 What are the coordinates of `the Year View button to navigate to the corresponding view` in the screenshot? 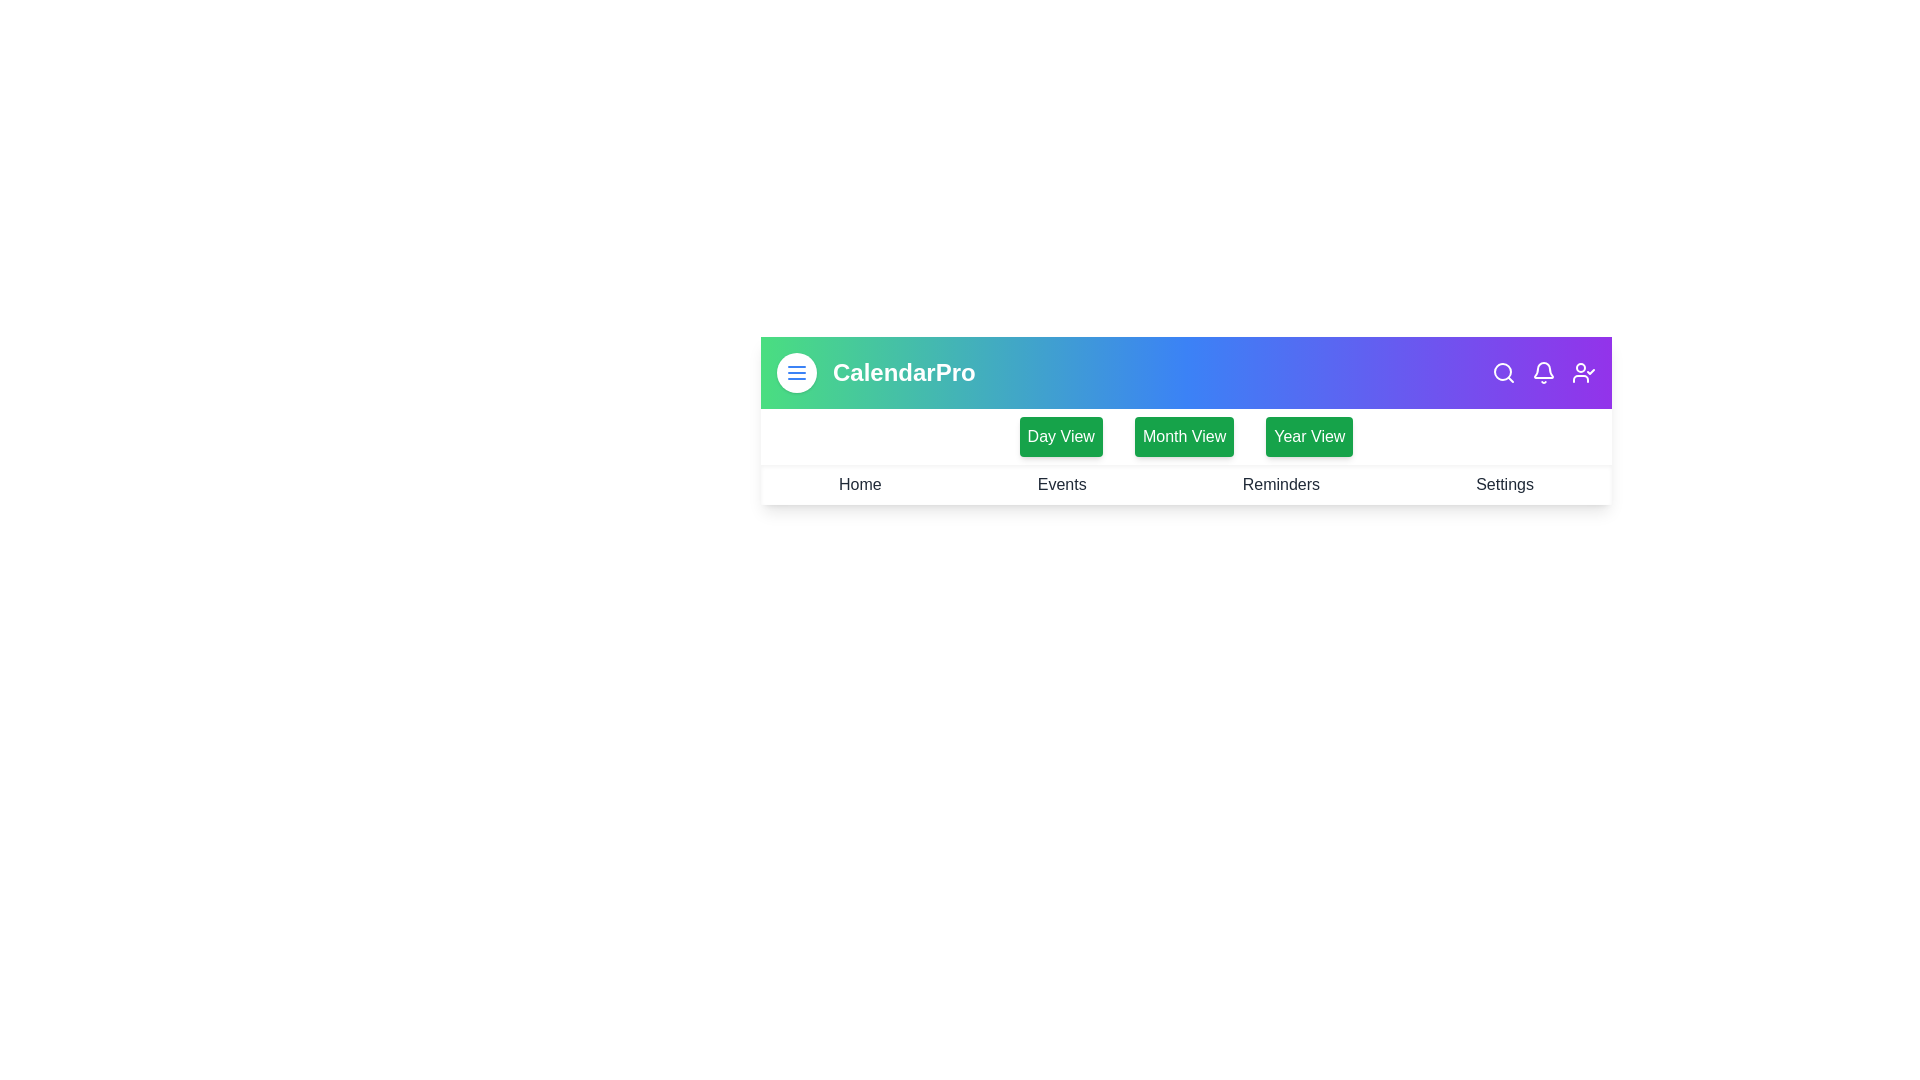 It's located at (1309, 435).